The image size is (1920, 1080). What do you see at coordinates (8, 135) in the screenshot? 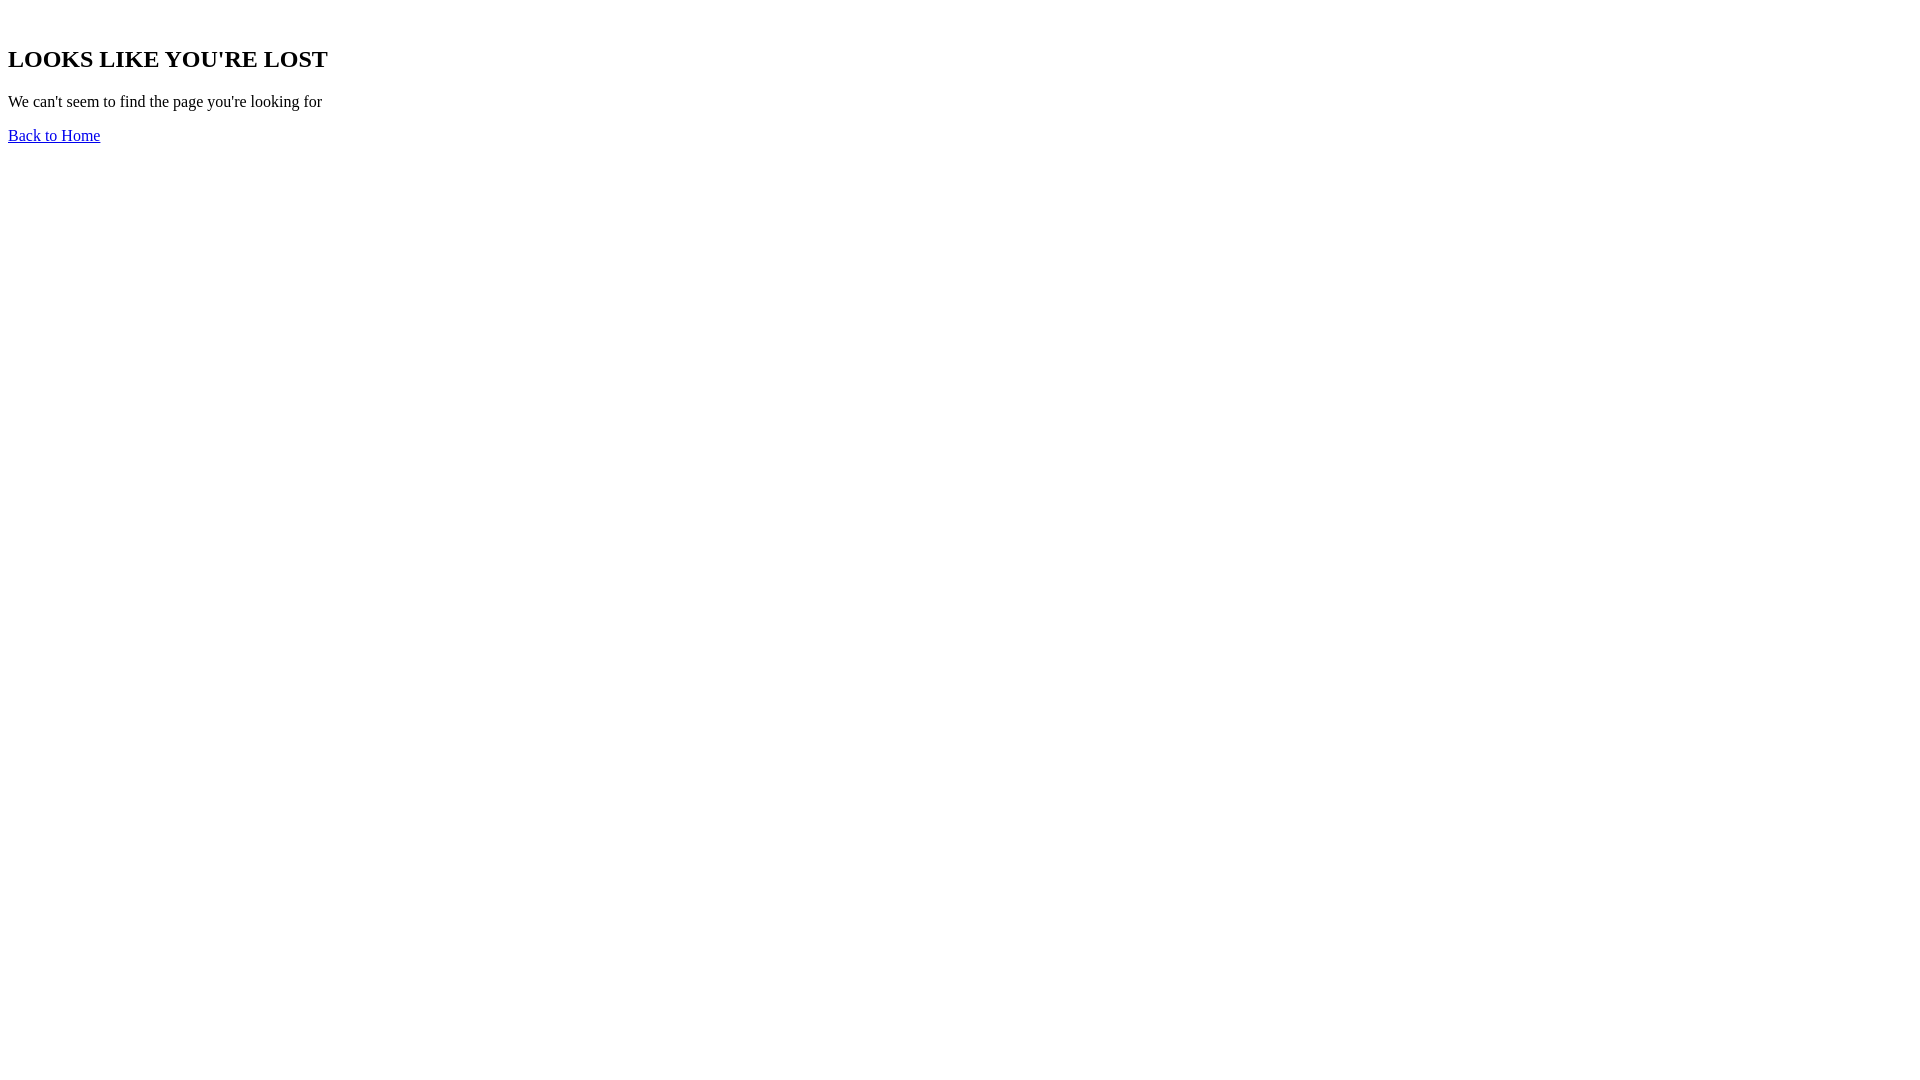
I see `'Back to Home'` at bounding box center [8, 135].